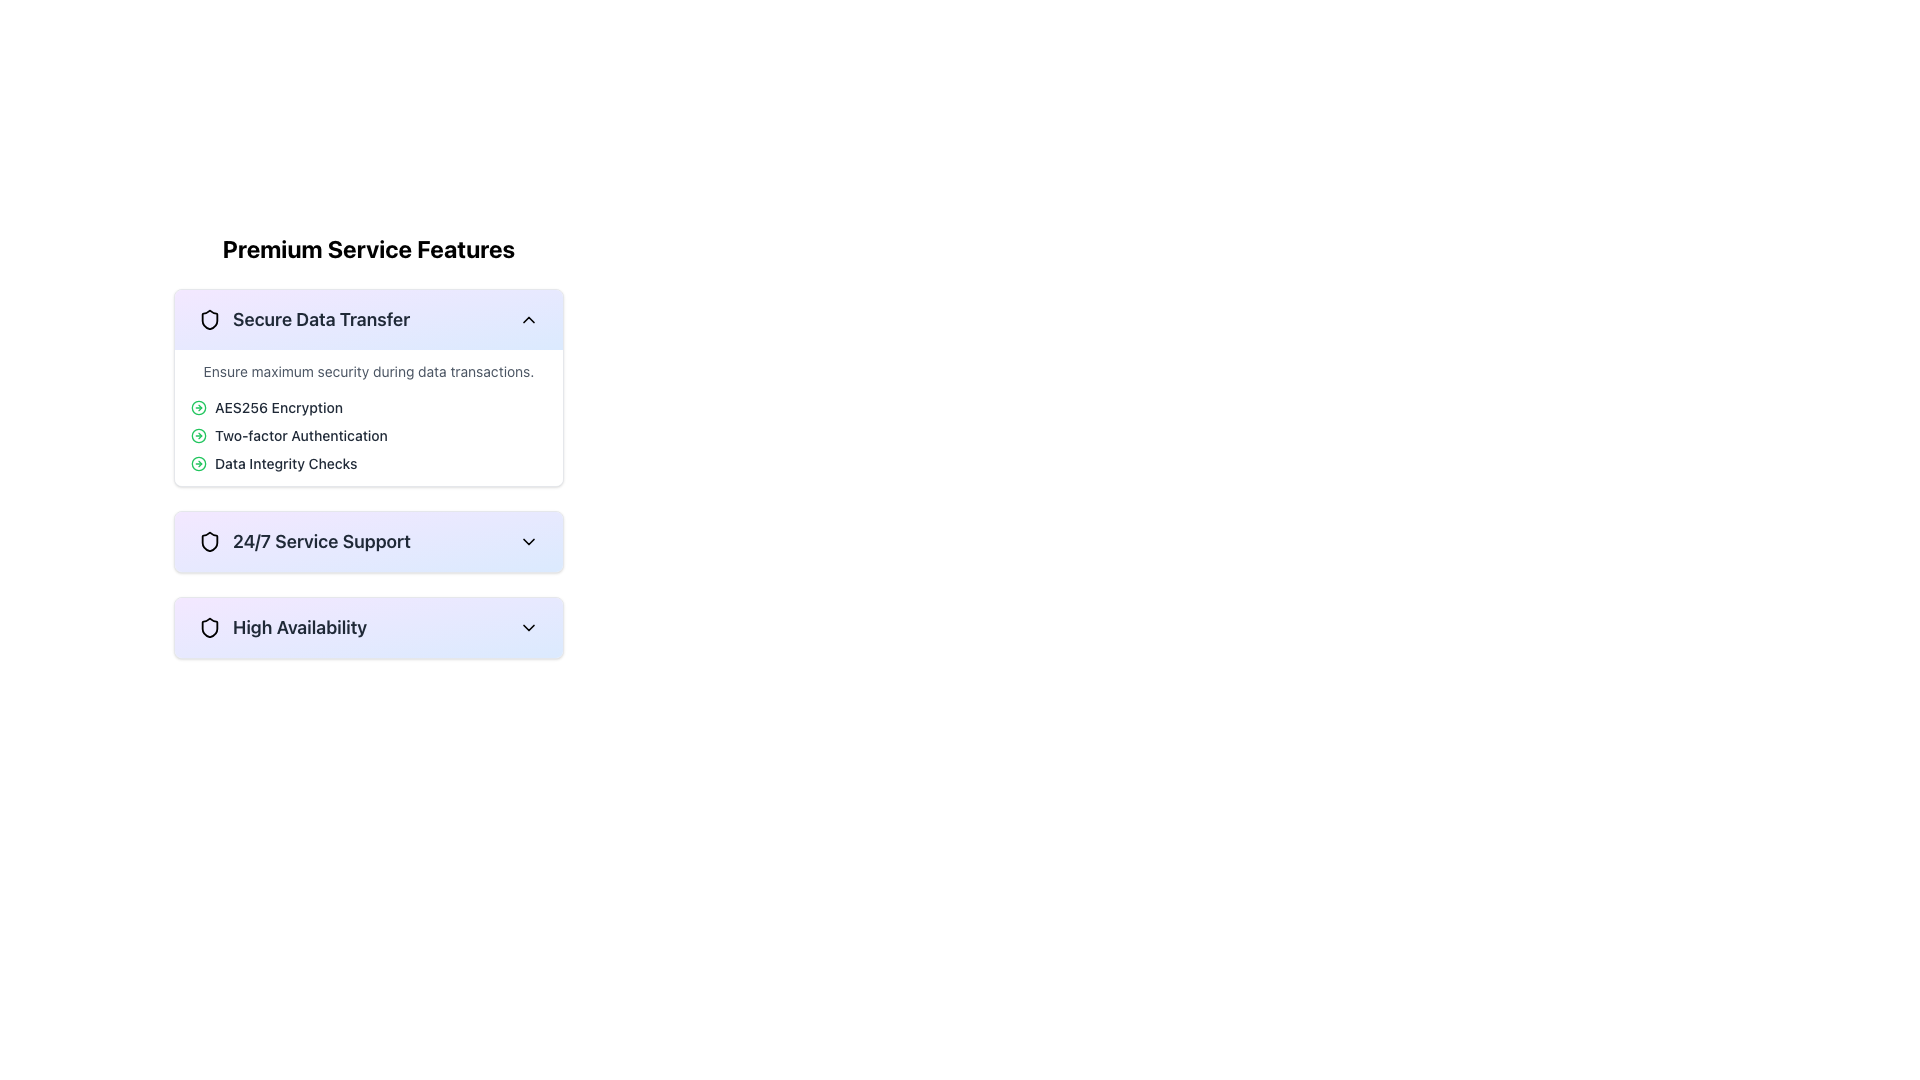 The height and width of the screenshot is (1080, 1920). Describe the element at coordinates (210, 627) in the screenshot. I see `the decorative icon symbolizing protection or reliability, located to the left of the 'High Availability' text` at that location.